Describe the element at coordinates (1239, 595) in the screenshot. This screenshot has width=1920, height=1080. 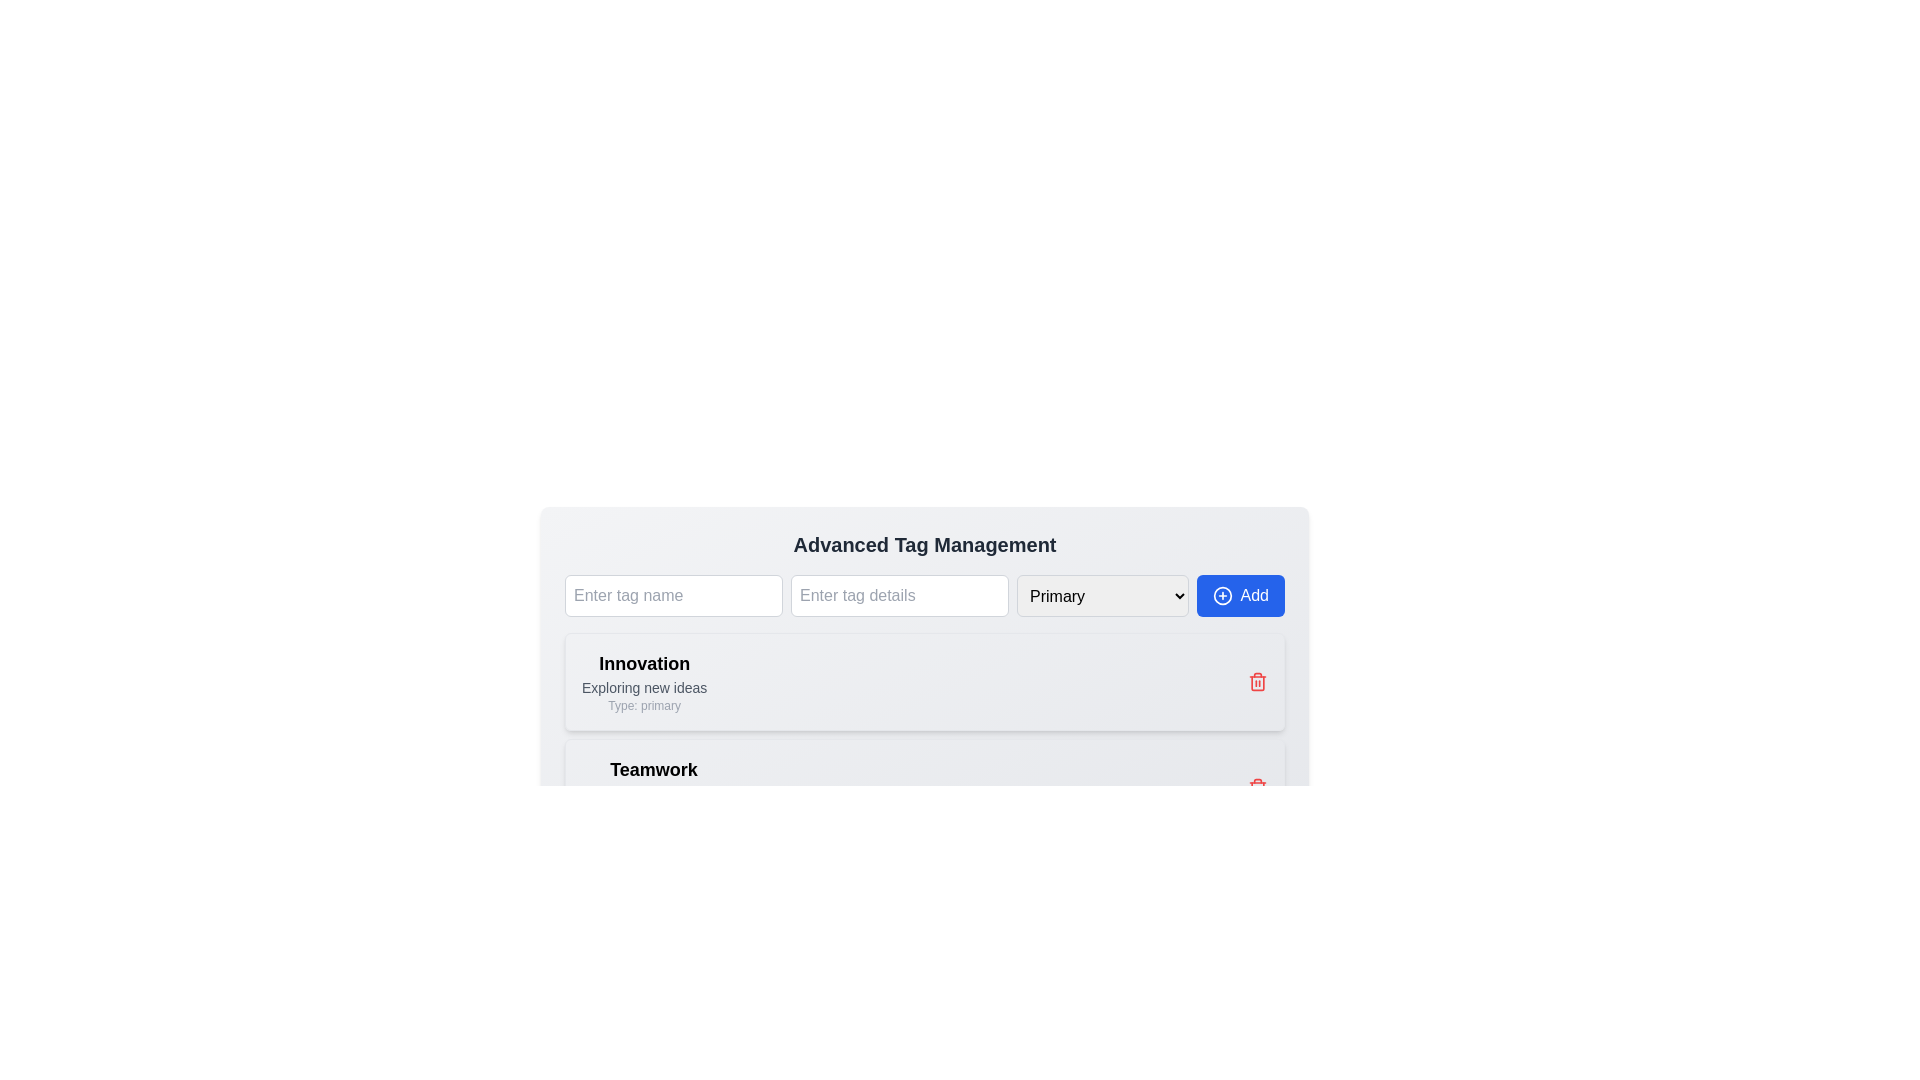
I see `the button used to add a new tag in the 'Advanced Tag Management' section, located at the far right end of the row adjacent to the 'Primary' dropdown field` at that location.